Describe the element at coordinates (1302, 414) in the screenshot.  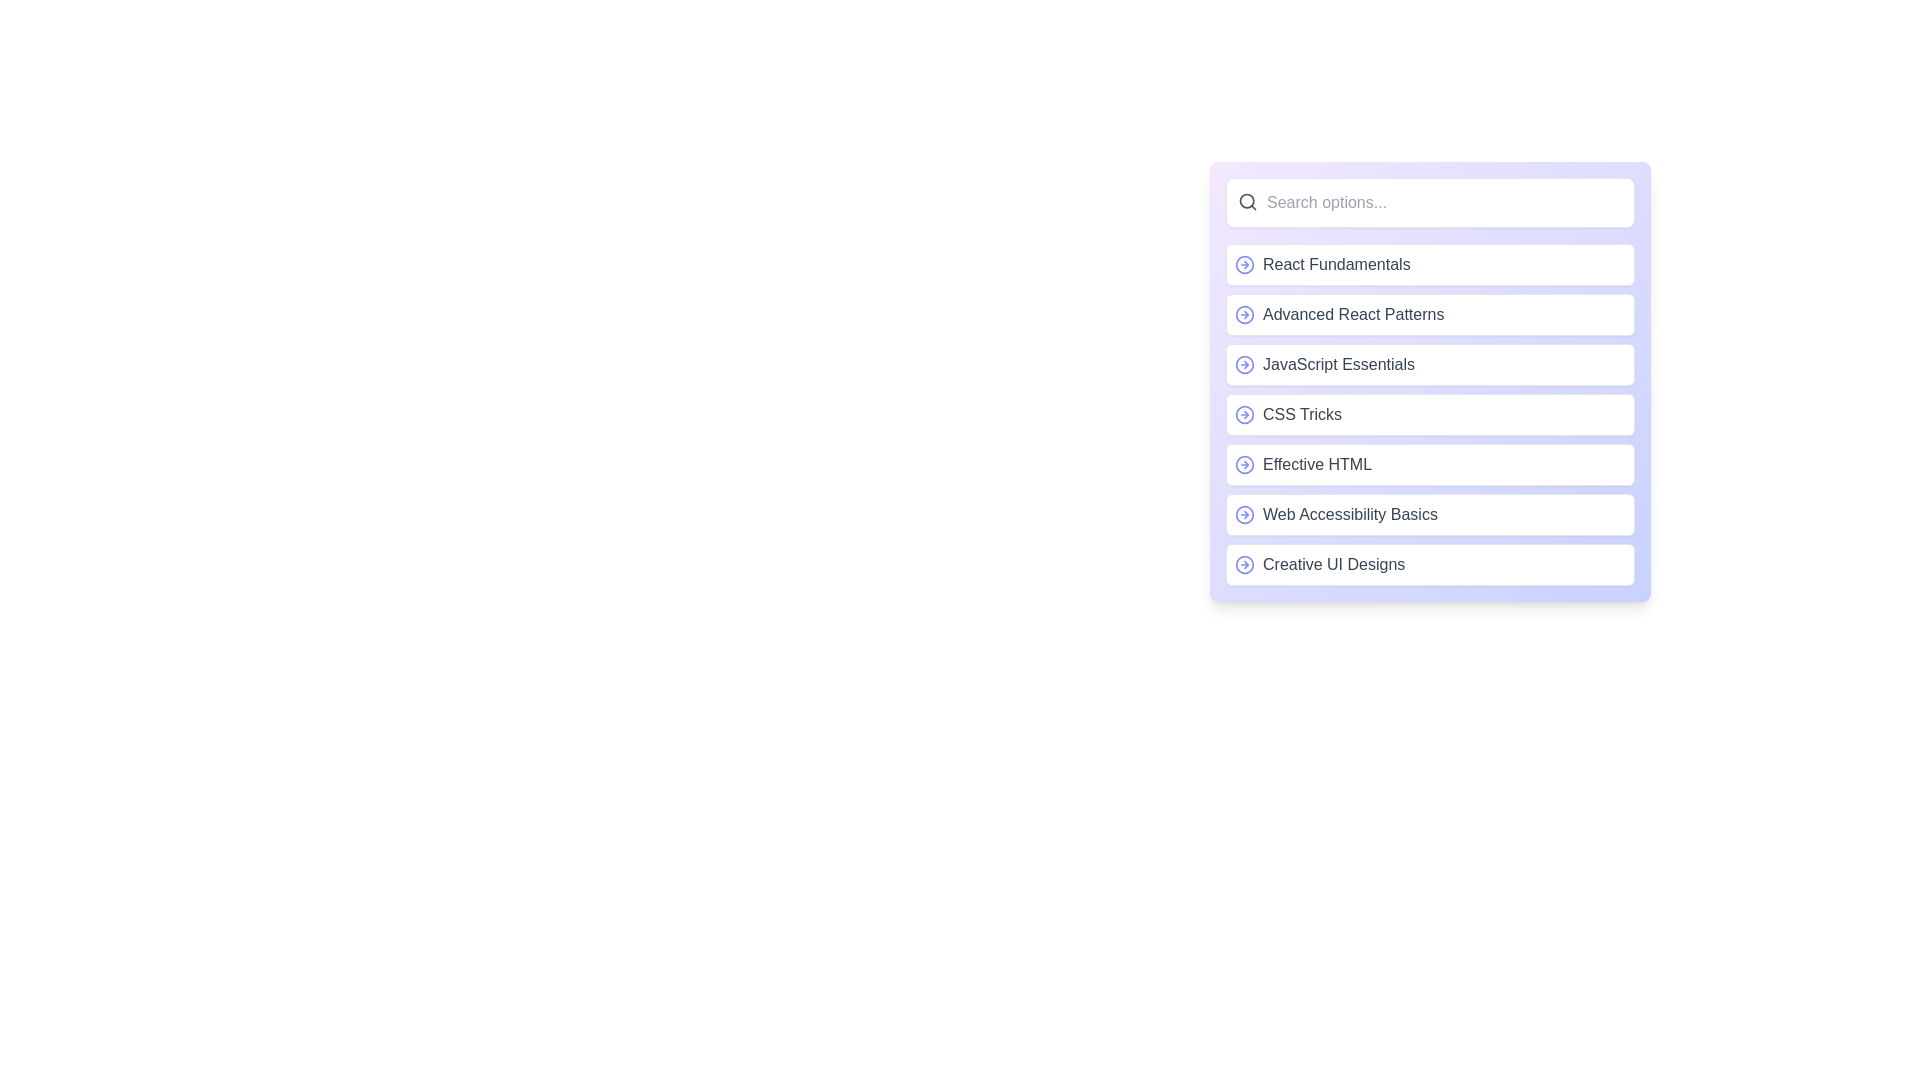
I see `the fourth Text label in the list, which provides identification for the corresponding option, located to the right of a circular arrow icon` at that location.